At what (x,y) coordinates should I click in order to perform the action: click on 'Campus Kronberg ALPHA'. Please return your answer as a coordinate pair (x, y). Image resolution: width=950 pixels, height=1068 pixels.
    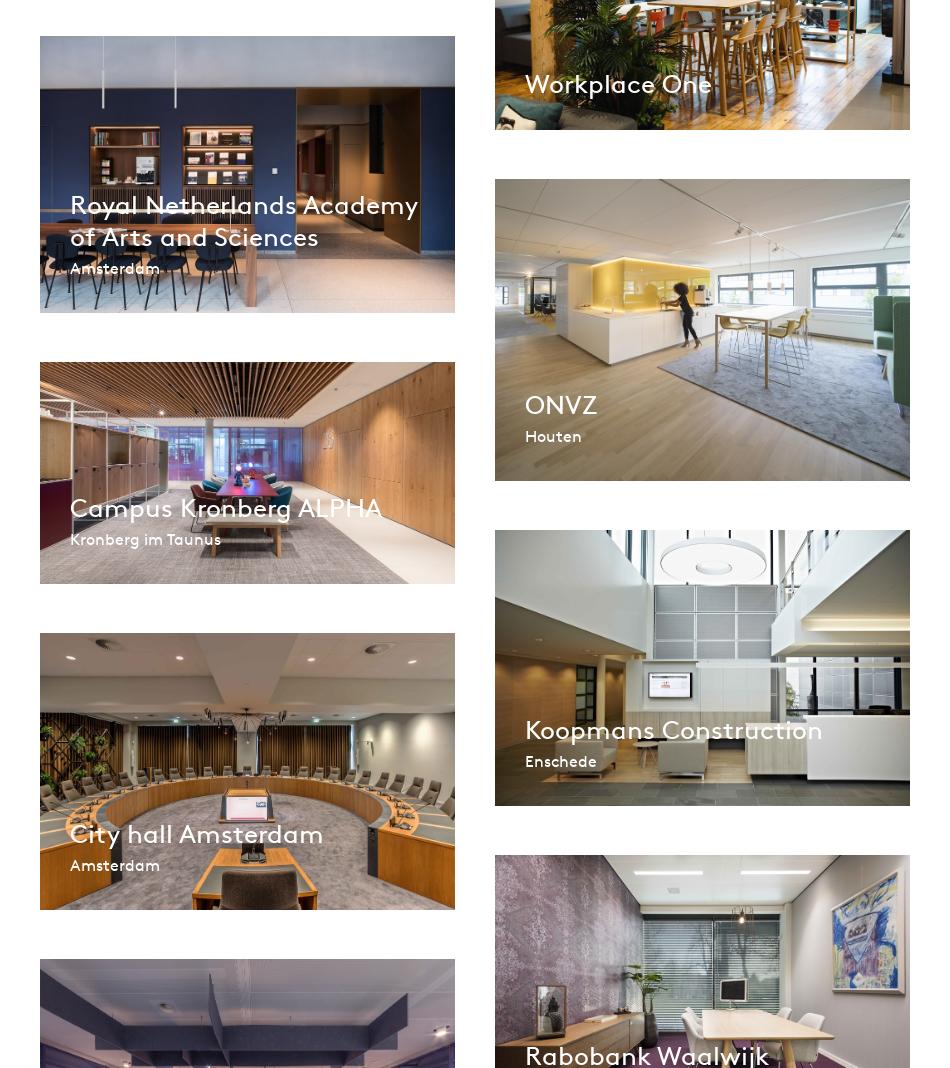
    Looking at the image, I should click on (226, 506).